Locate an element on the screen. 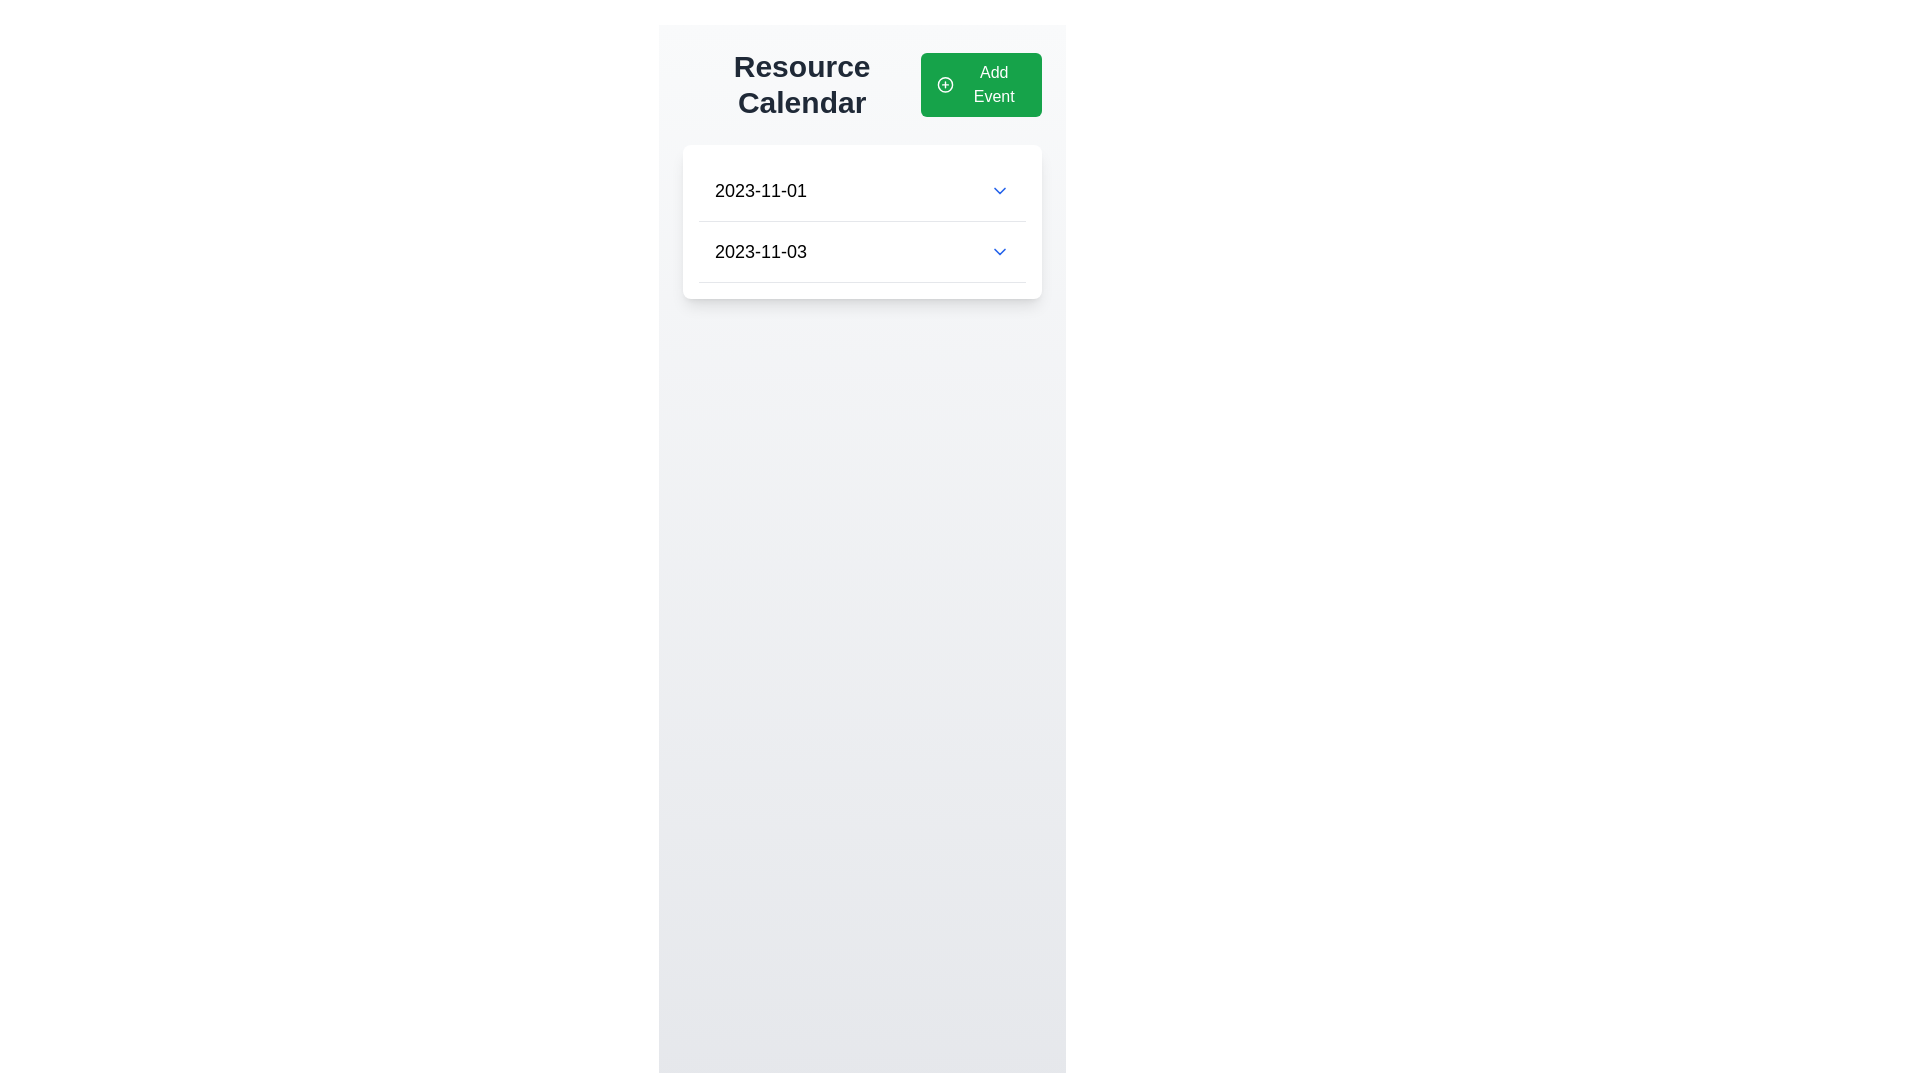  the topmost date entry in the dropdown menu is located at coordinates (862, 191).